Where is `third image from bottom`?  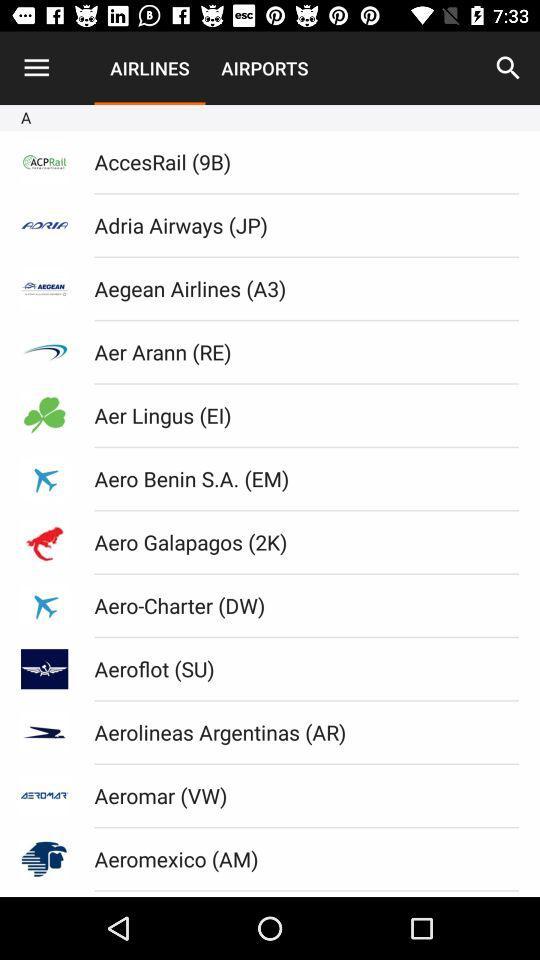 third image from bottom is located at coordinates (44, 731).